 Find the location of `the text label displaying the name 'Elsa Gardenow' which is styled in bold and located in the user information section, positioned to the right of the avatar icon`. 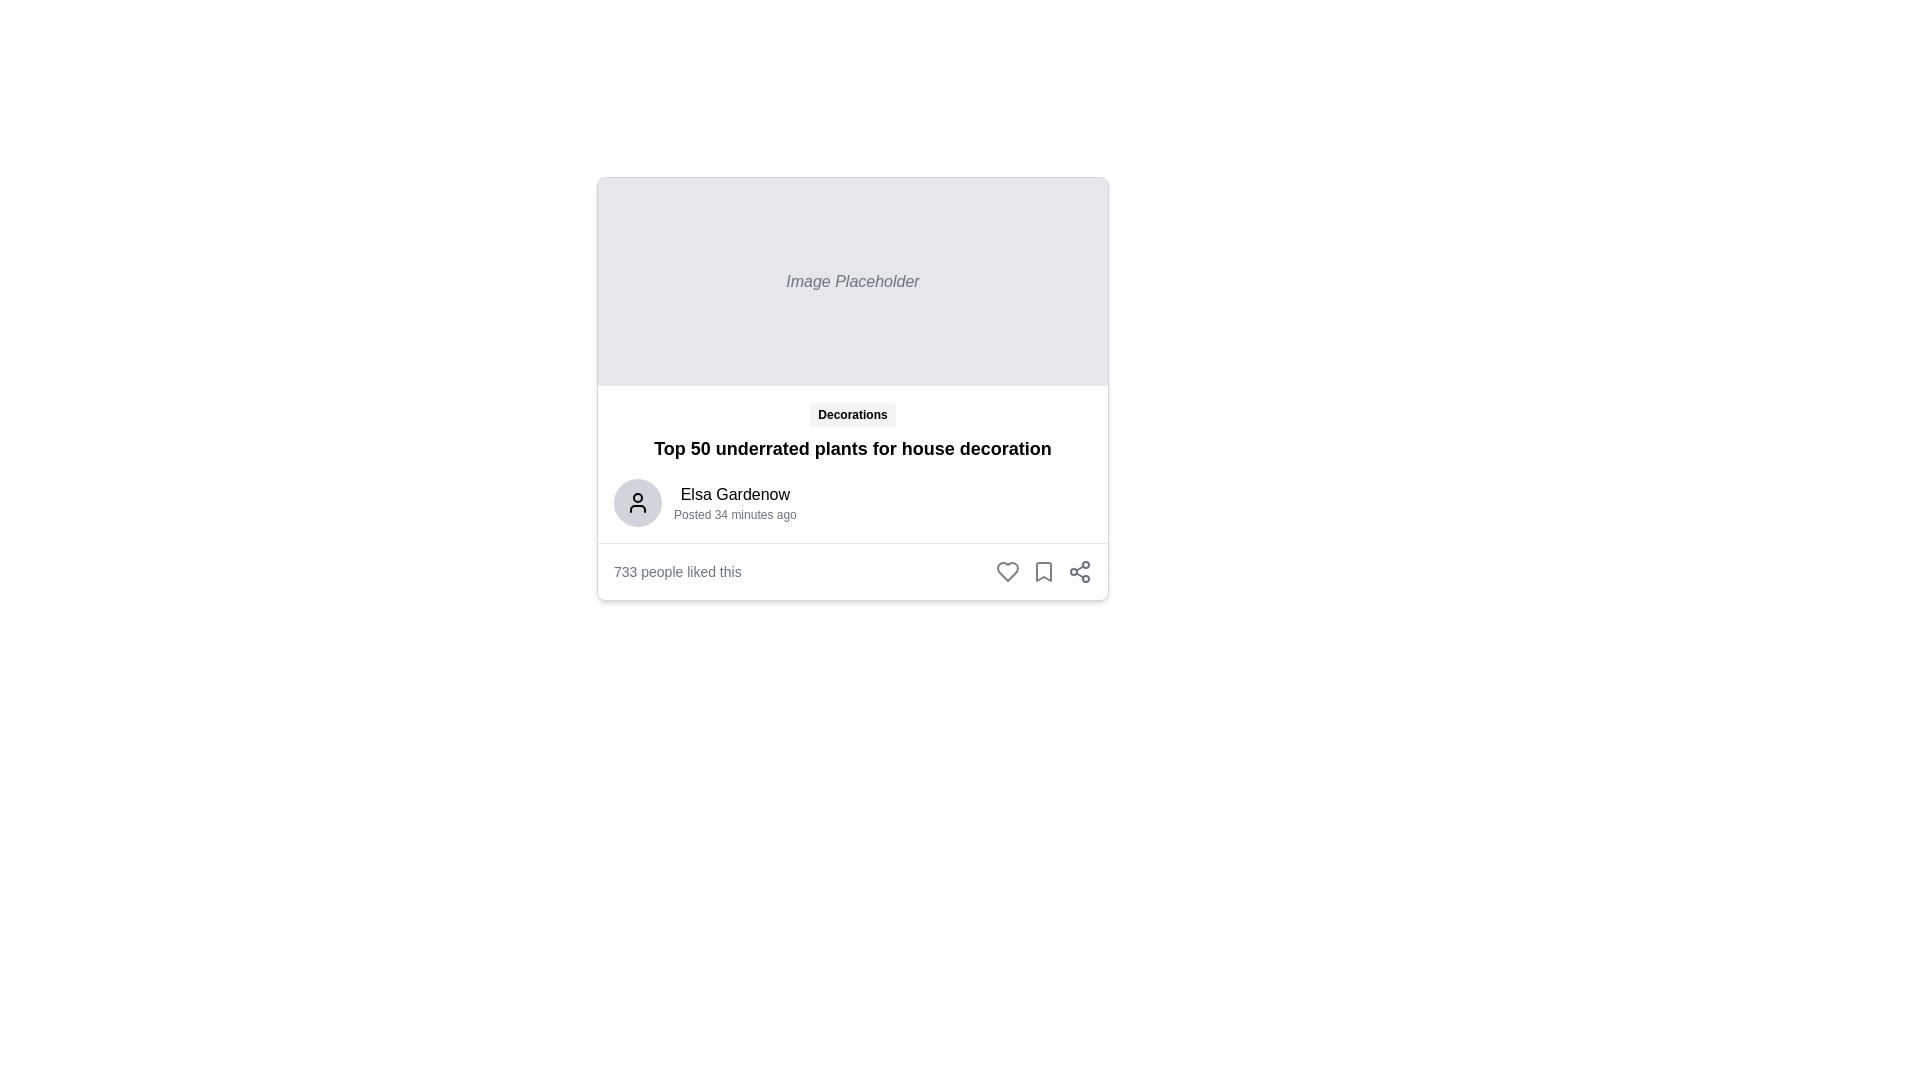

the text label displaying the name 'Elsa Gardenow' which is styled in bold and located in the user information section, positioned to the right of the avatar icon is located at coordinates (734, 494).